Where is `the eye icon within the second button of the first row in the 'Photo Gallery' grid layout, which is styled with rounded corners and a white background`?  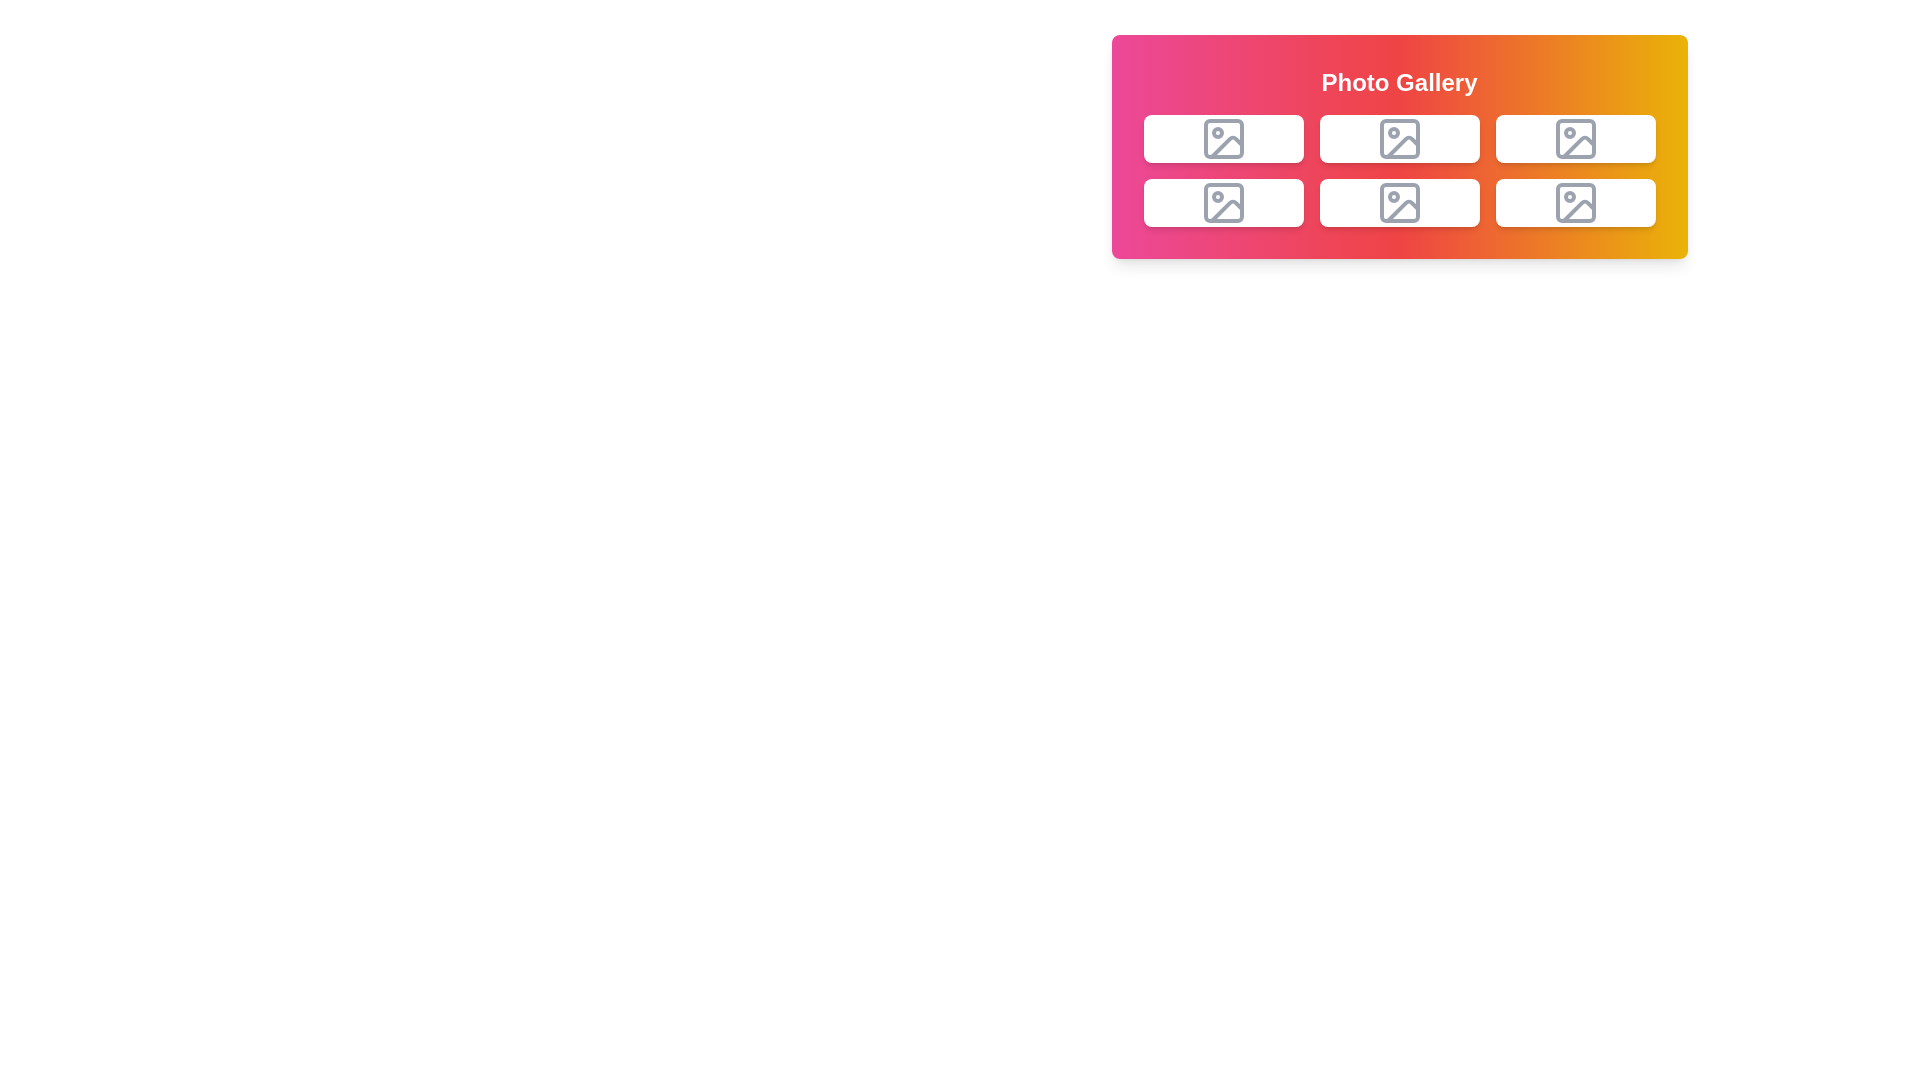 the eye icon within the second button of the first row in the 'Photo Gallery' grid layout, which is styled with rounded corners and a white background is located at coordinates (1372, 137).